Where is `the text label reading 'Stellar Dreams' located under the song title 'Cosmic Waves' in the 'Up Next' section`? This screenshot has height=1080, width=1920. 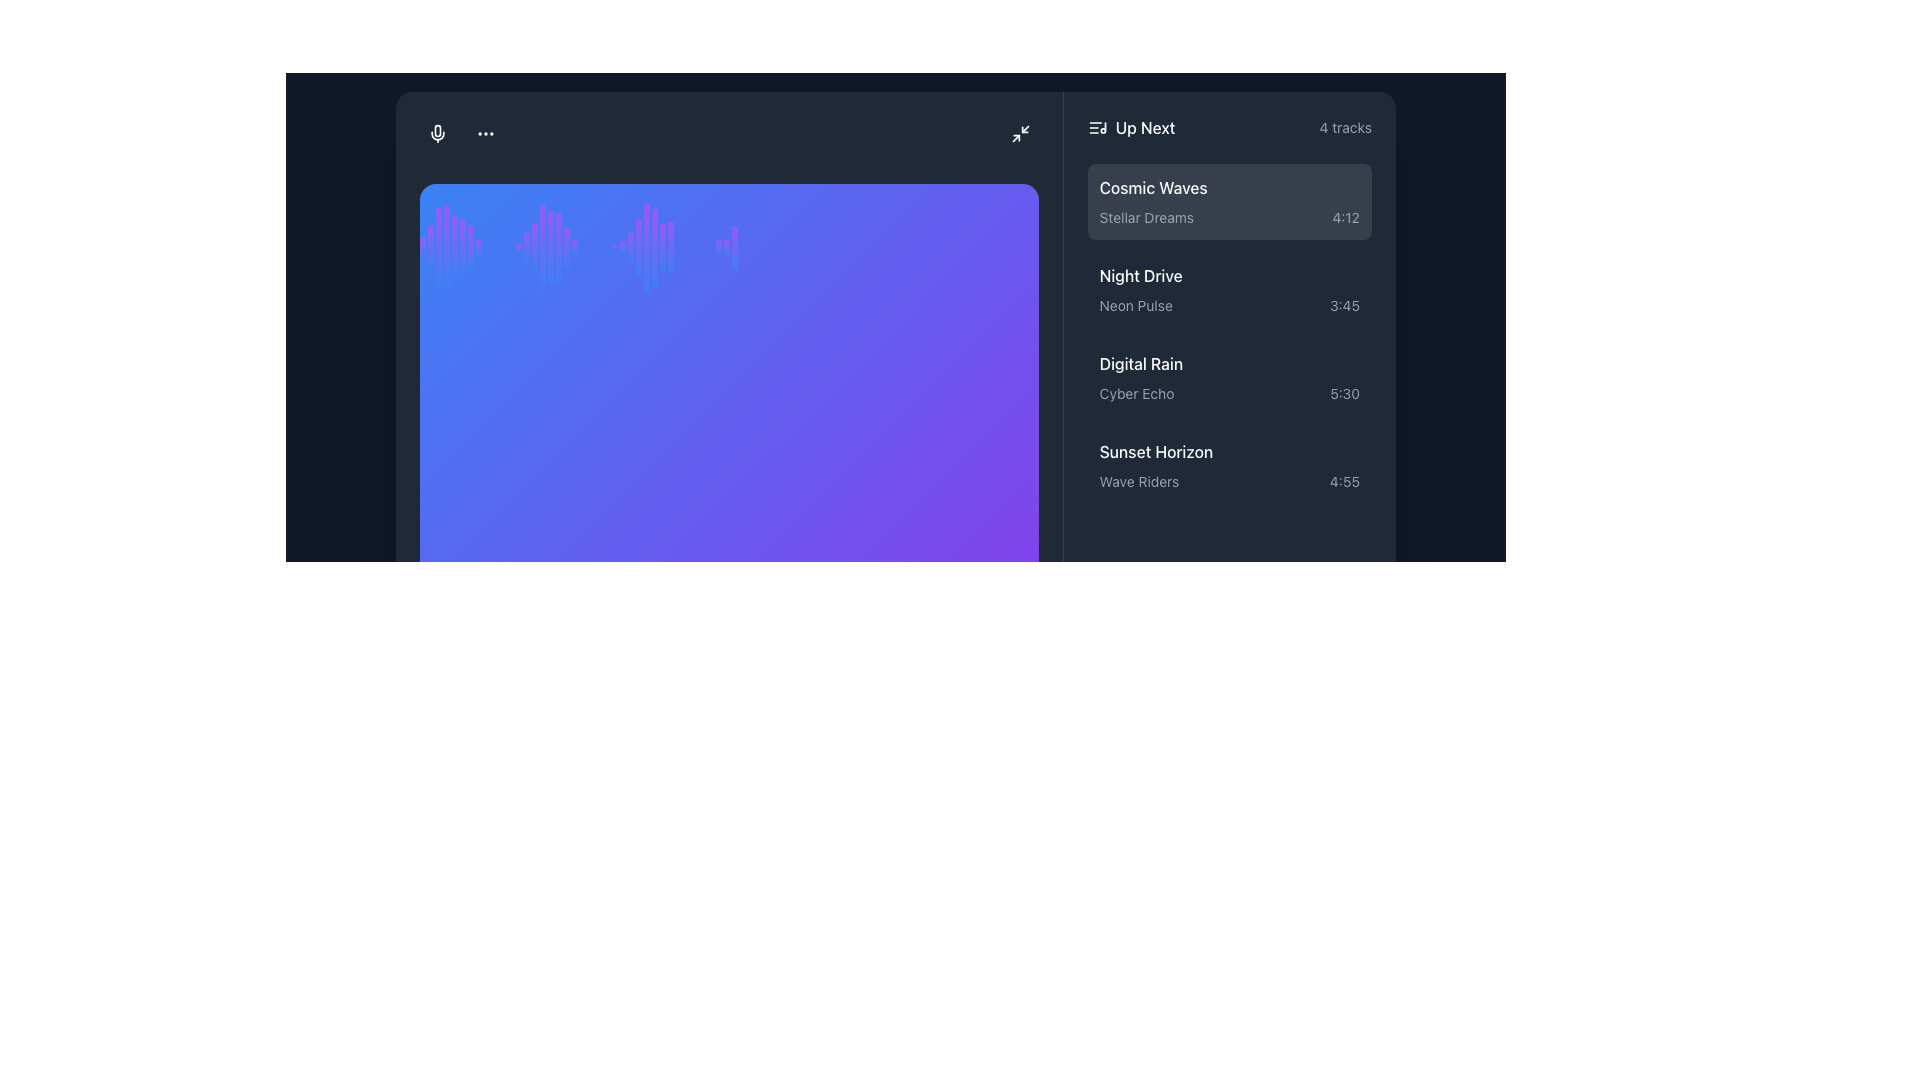 the text label reading 'Stellar Dreams' located under the song title 'Cosmic Waves' in the 'Up Next' section is located at coordinates (1146, 217).